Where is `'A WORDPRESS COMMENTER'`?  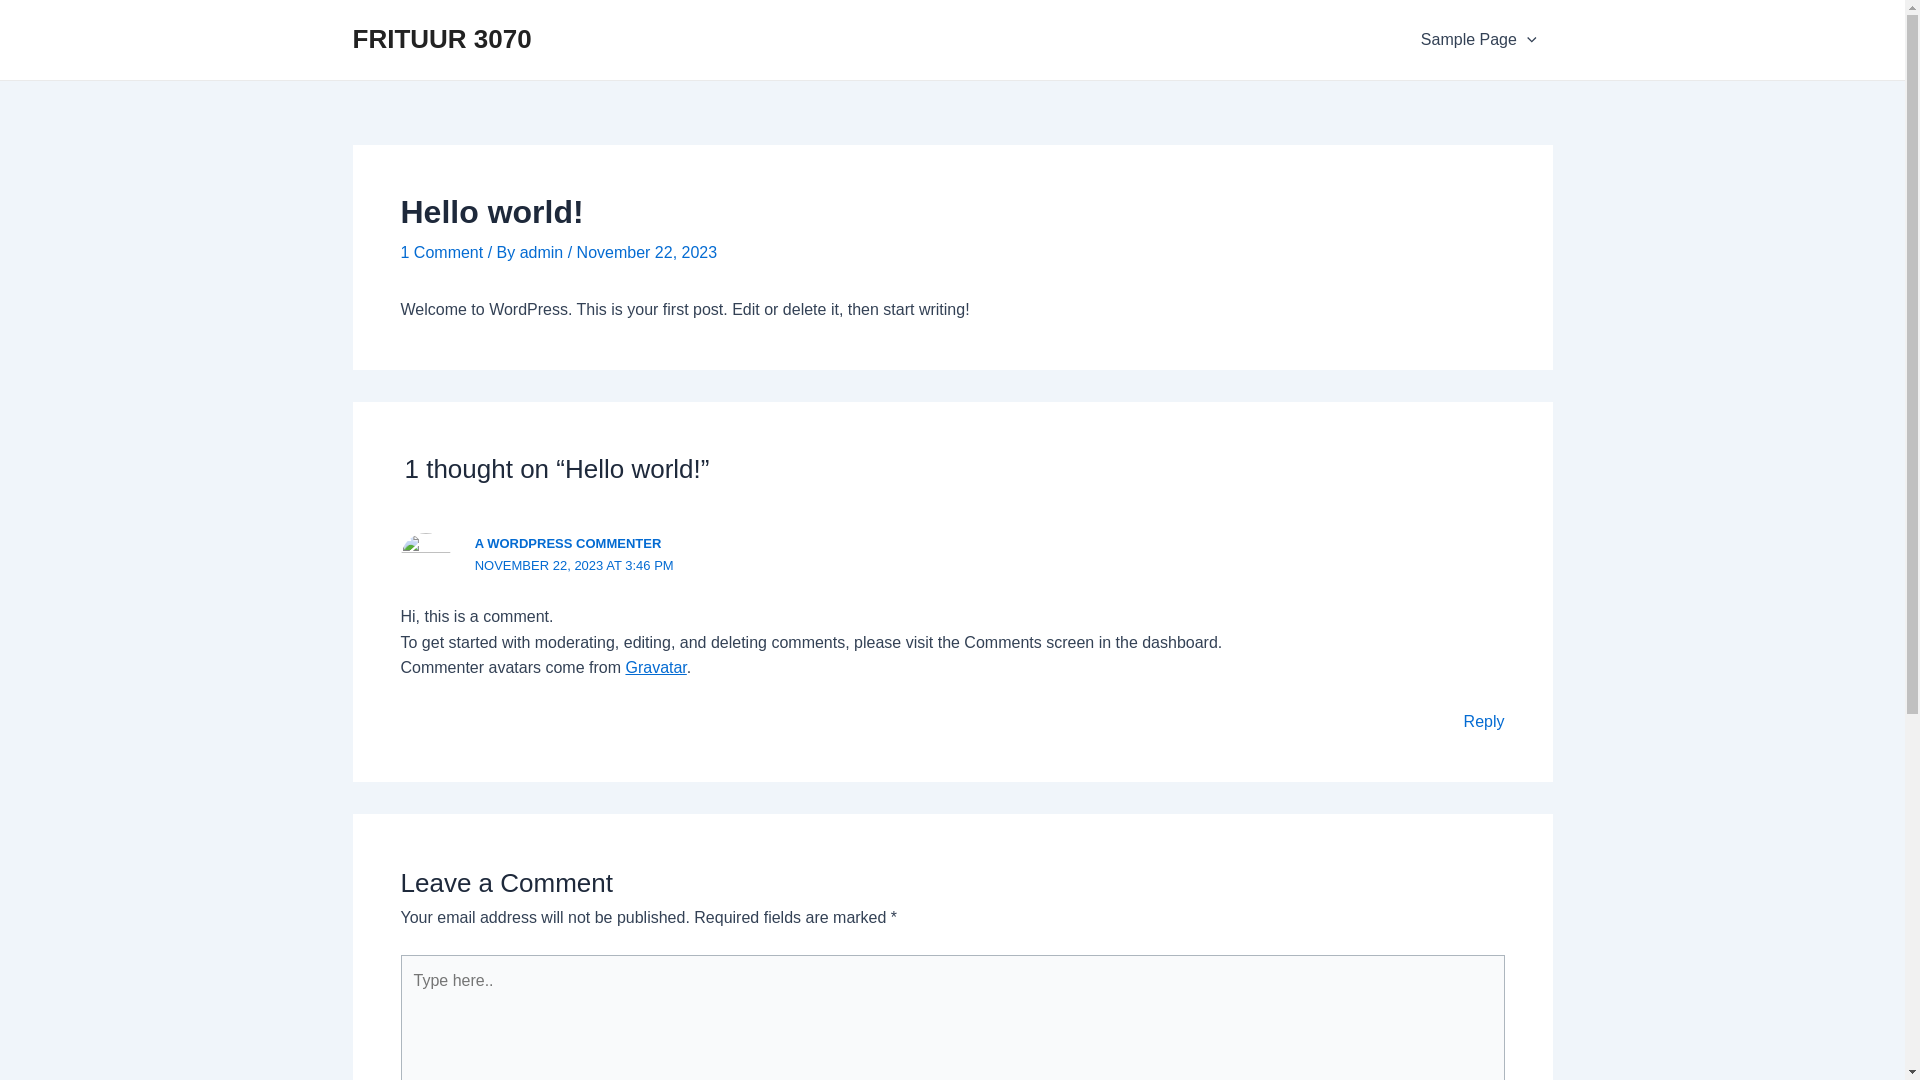
'A WORDPRESS COMMENTER' is located at coordinates (474, 543).